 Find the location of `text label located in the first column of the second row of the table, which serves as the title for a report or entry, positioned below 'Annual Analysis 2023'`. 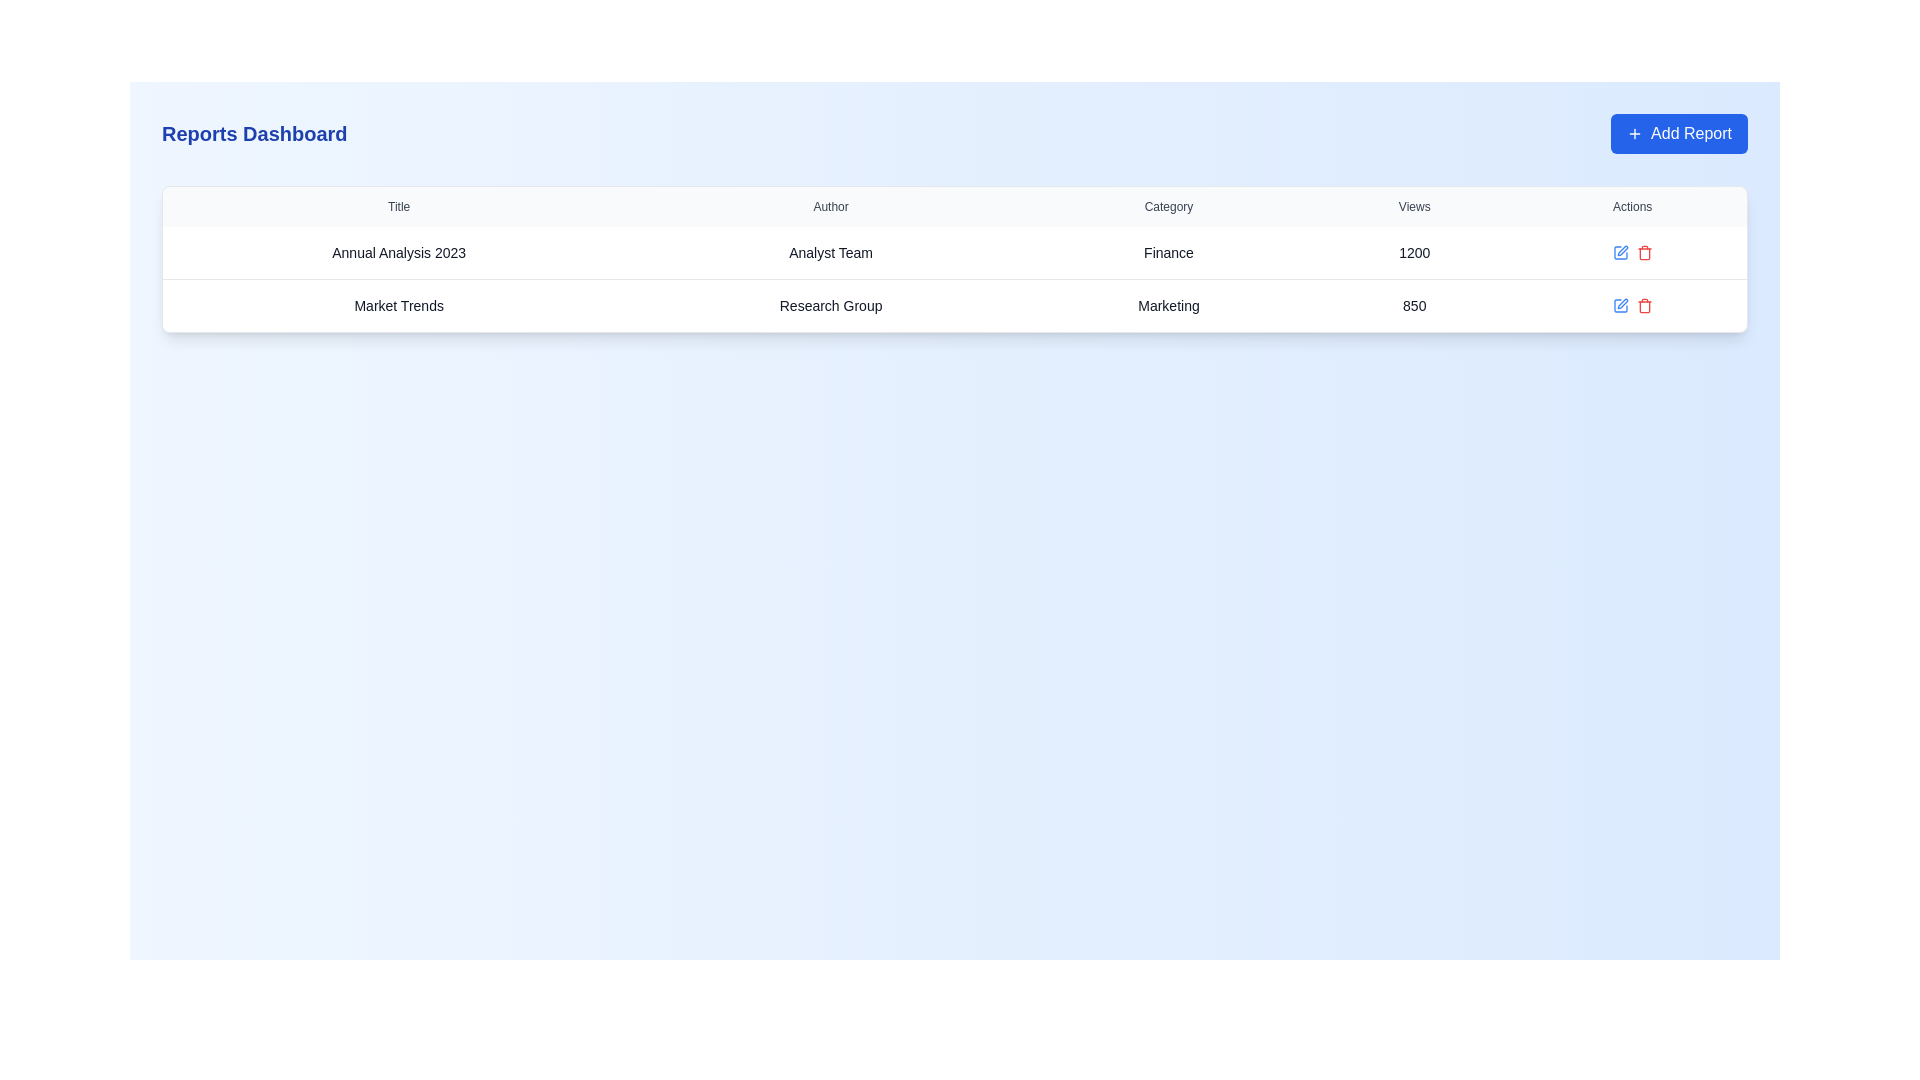

text label located in the first column of the second row of the table, which serves as the title for a report or entry, positioned below 'Annual Analysis 2023' is located at coordinates (399, 305).